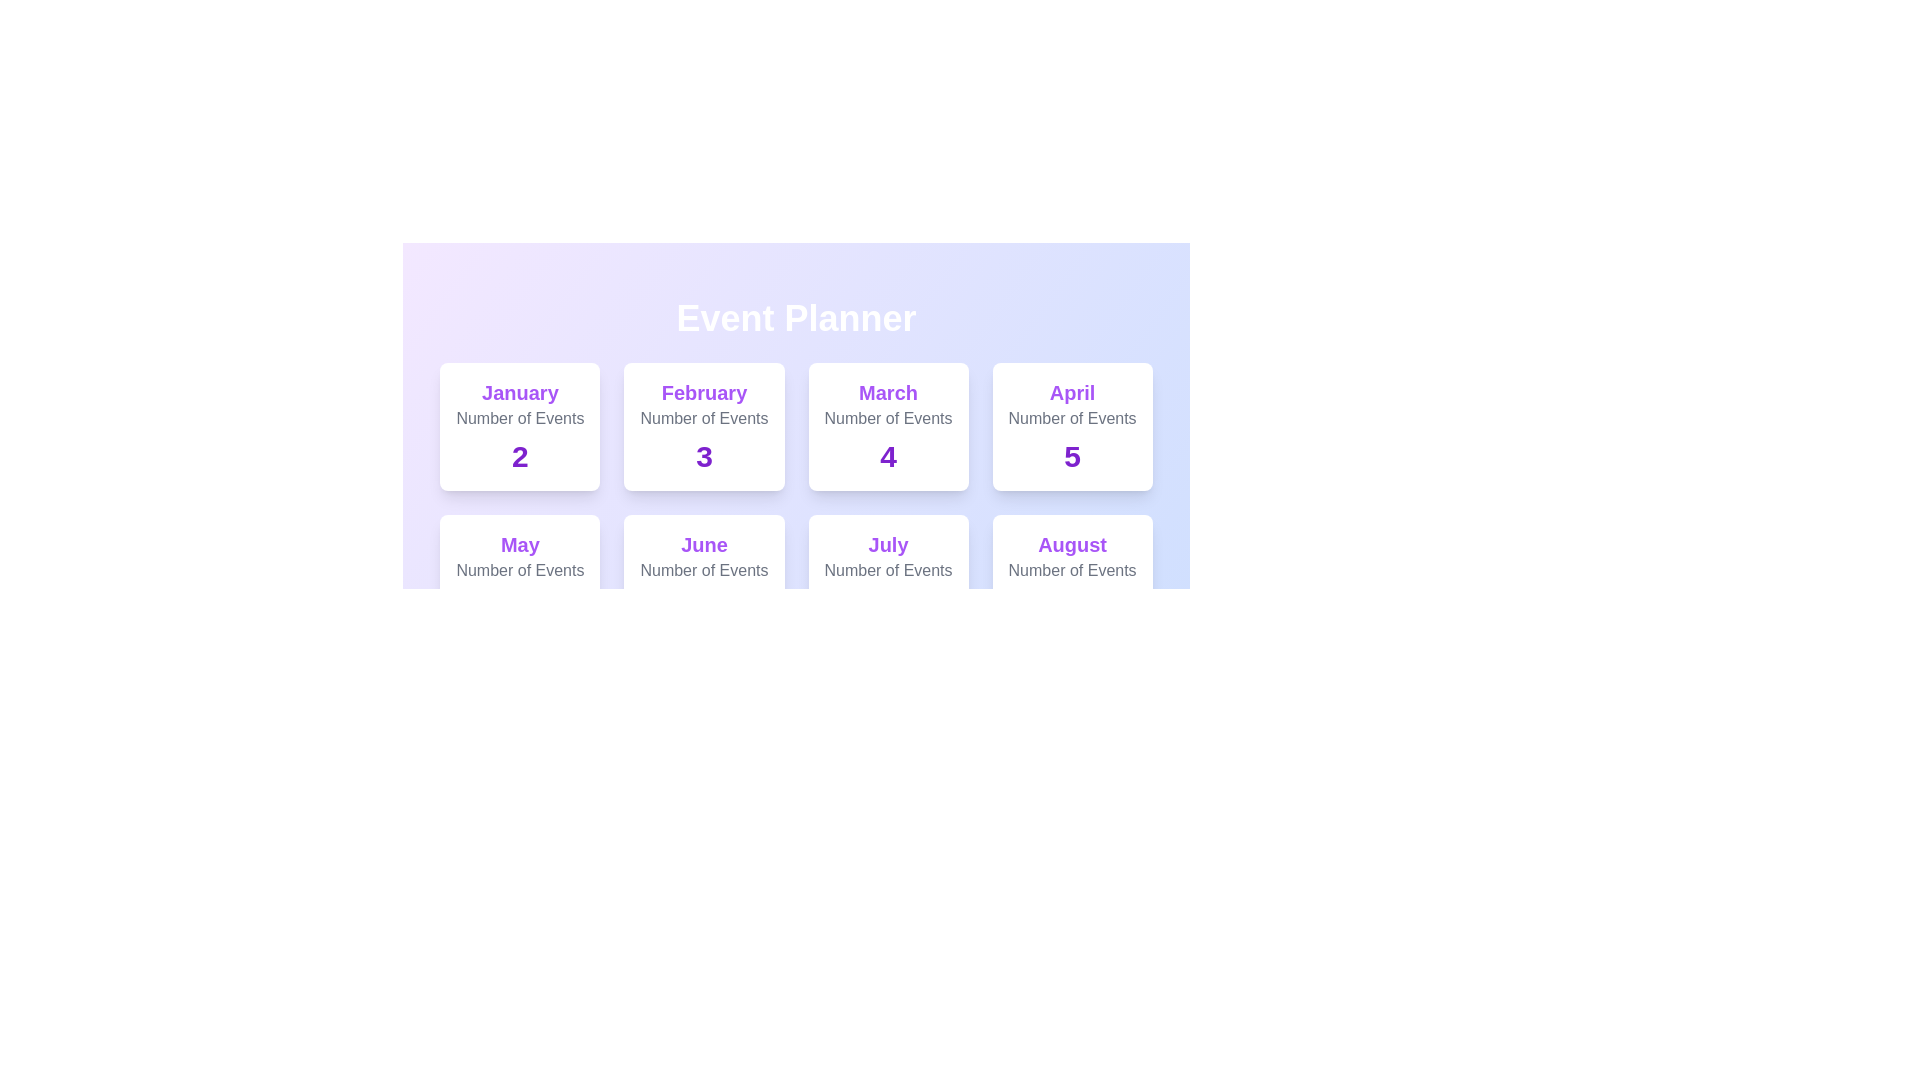 This screenshot has height=1080, width=1920. Describe the element at coordinates (887, 426) in the screenshot. I see `the card representing March to view its details` at that location.